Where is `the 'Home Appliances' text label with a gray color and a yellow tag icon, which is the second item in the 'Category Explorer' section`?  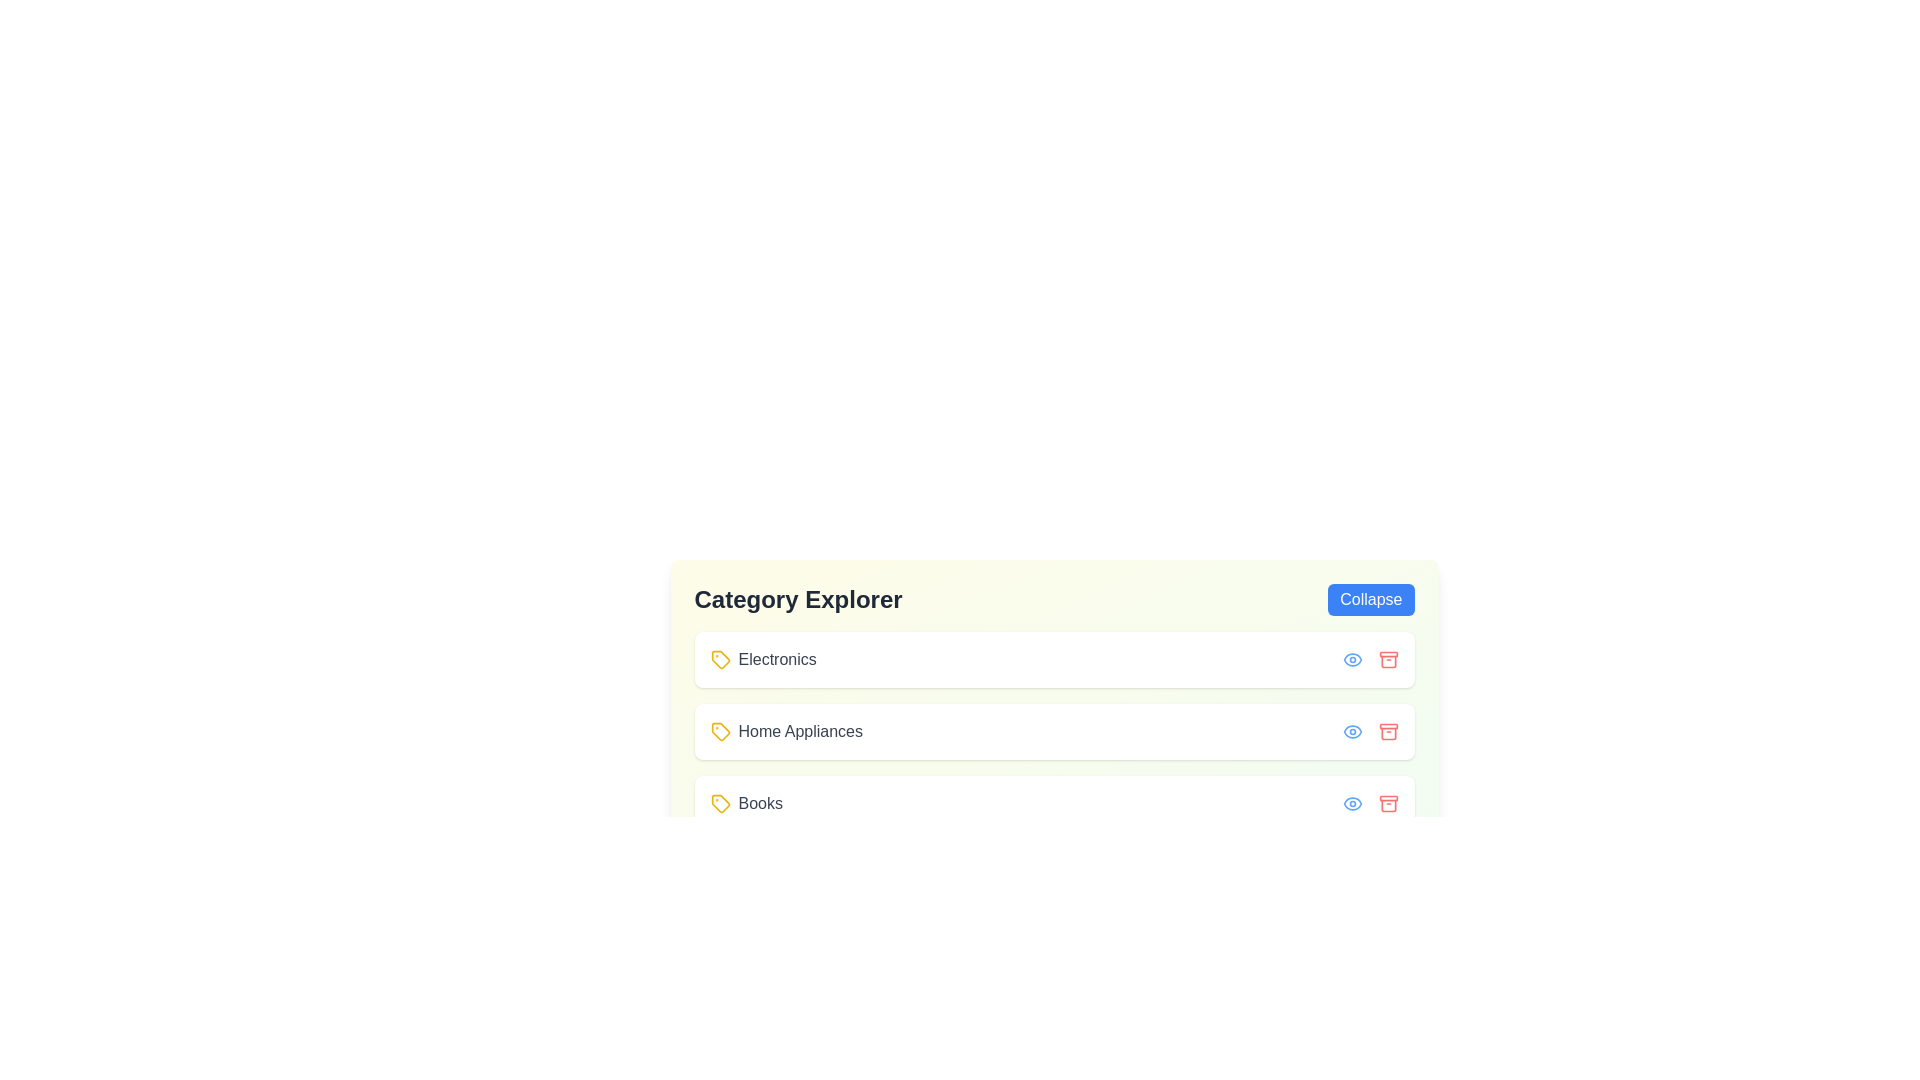 the 'Home Appliances' text label with a gray color and a yellow tag icon, which is the second item in the 'Category Explorer' section is located at coordinates (785, 732).